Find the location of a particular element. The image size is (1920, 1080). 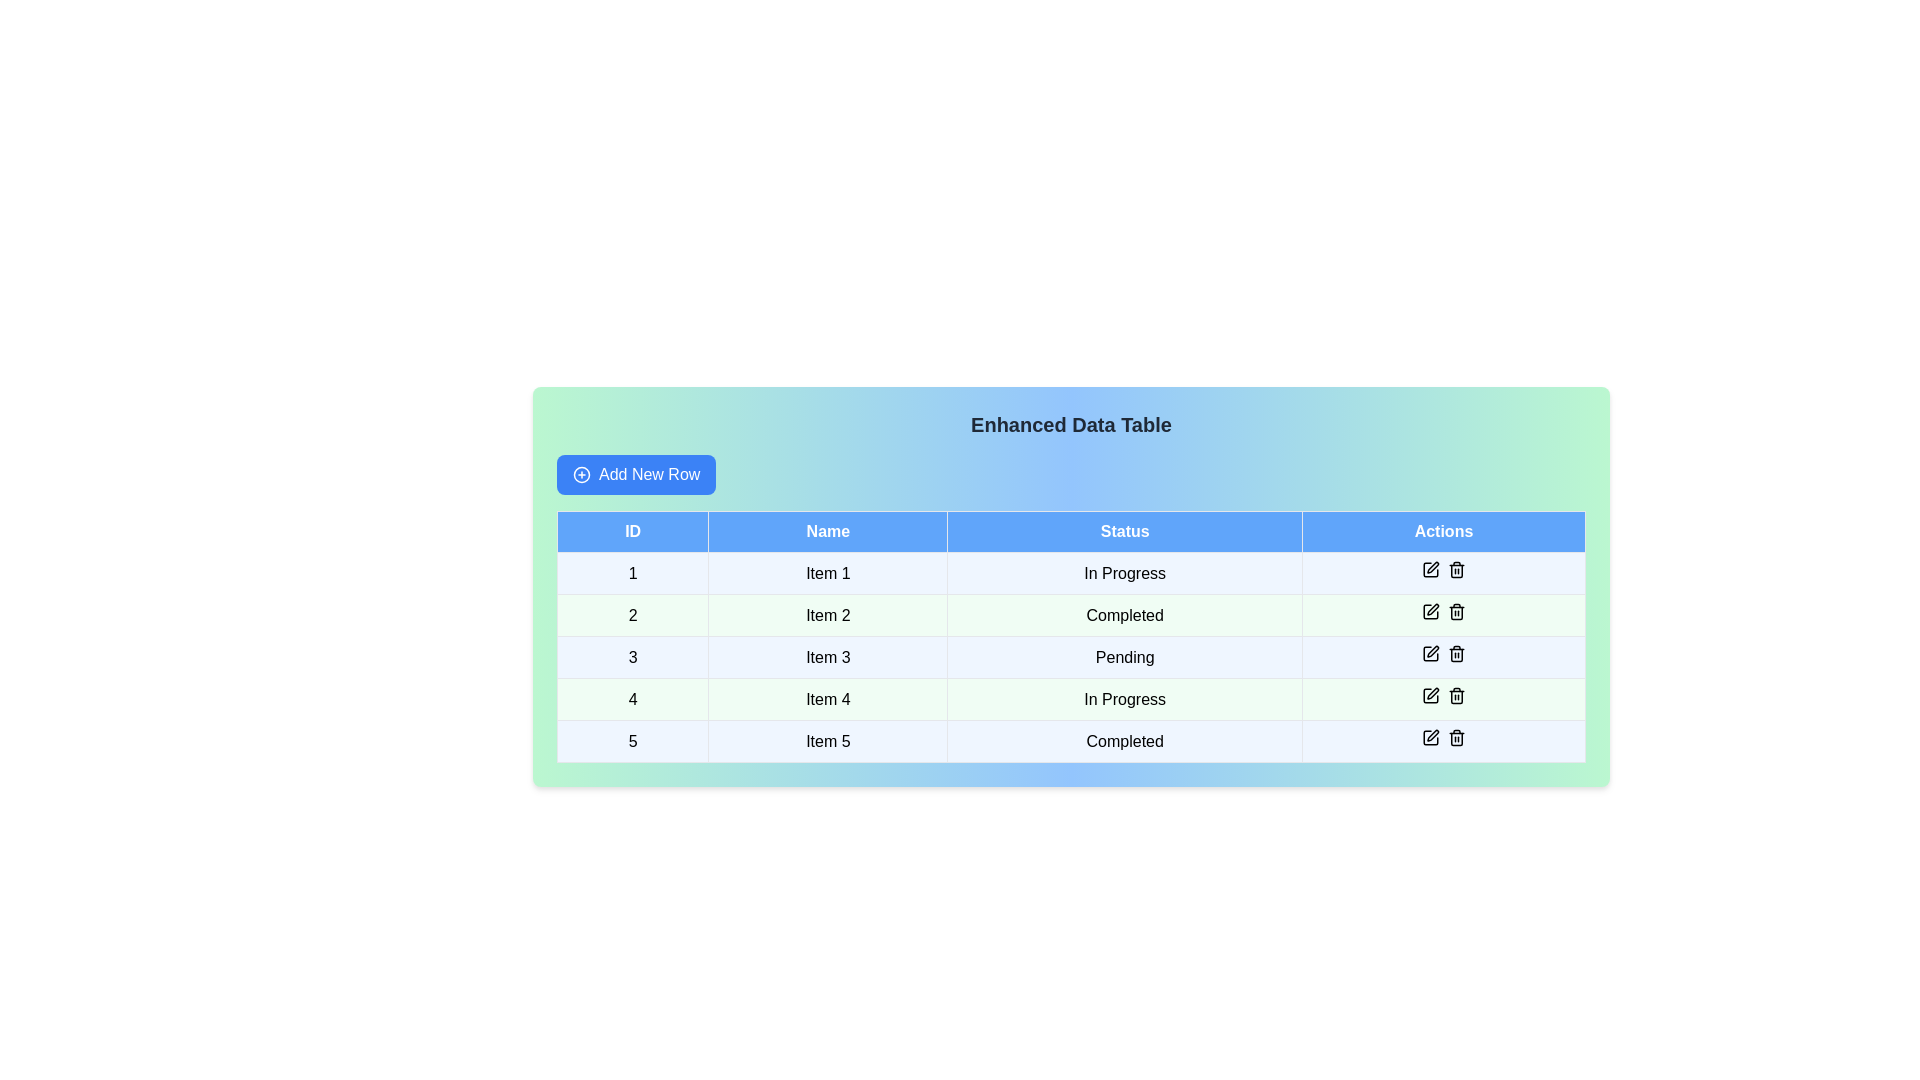

the table cell displaying 'Item 3' in the third column of the third row is located at coordinates (828, 657).